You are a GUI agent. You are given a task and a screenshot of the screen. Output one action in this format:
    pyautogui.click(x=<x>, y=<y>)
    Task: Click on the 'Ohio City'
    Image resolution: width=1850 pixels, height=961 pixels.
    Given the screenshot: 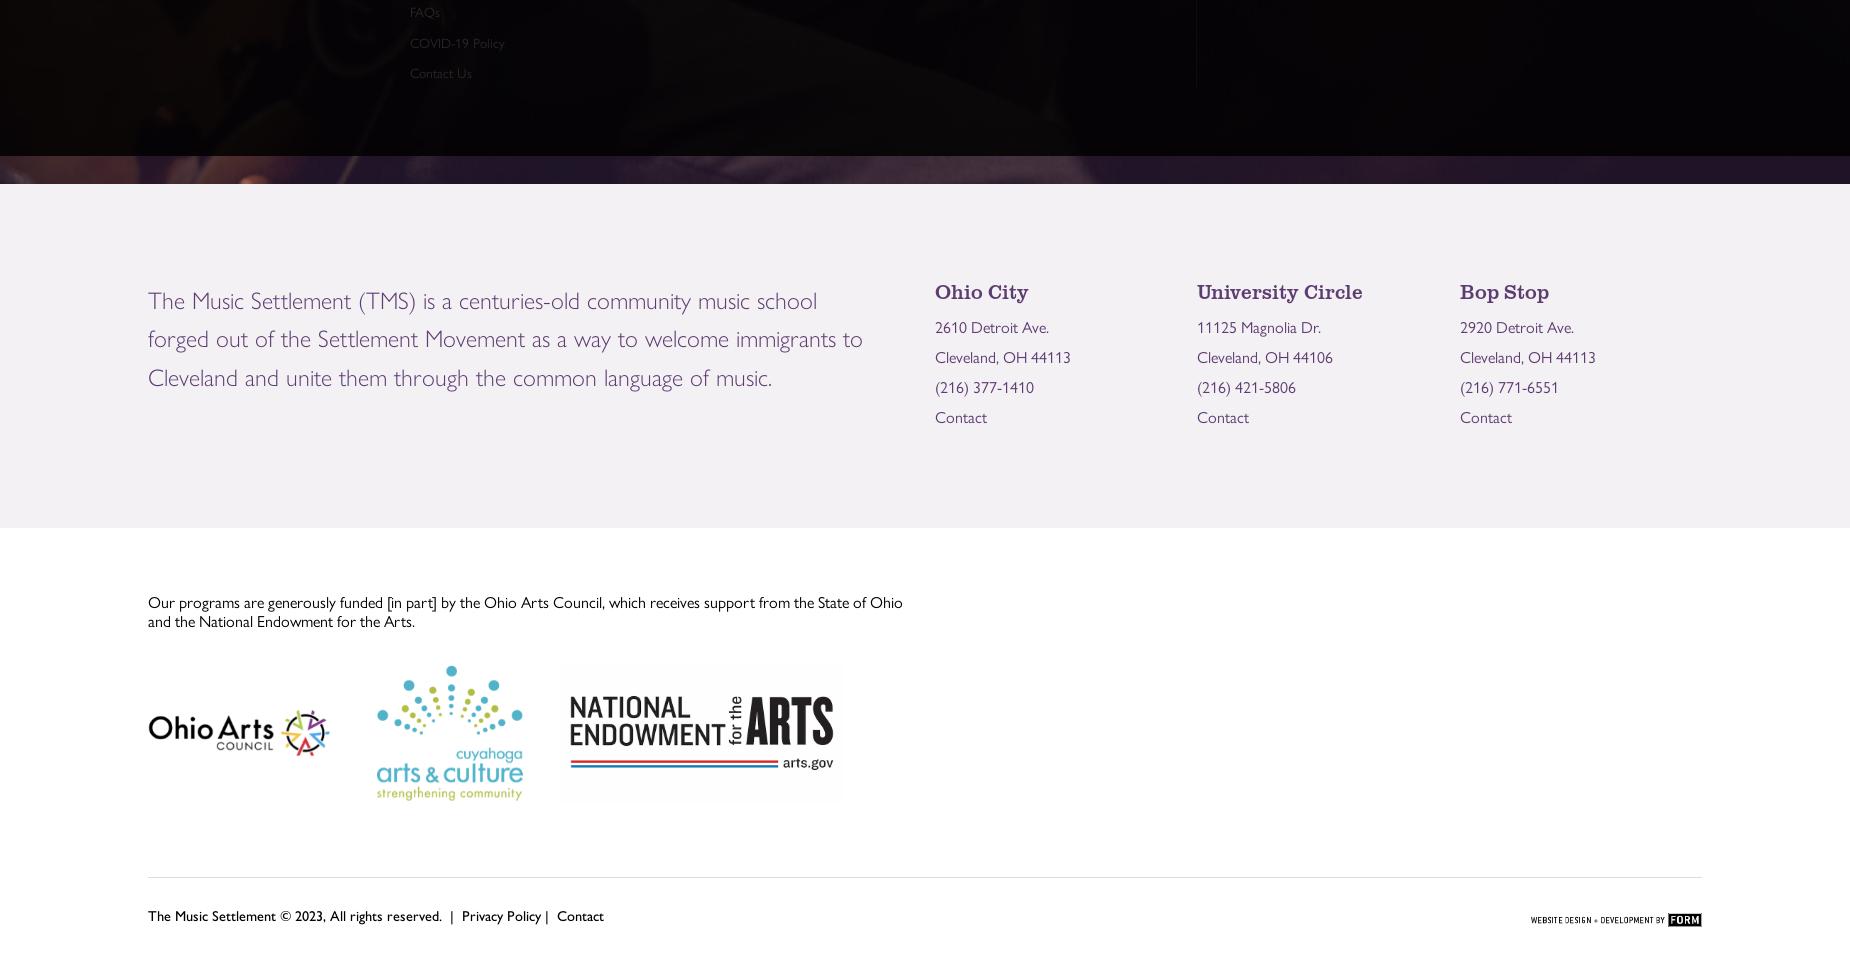 What is the action you would take?
    pyautogui.click(x=980, y=290)
    